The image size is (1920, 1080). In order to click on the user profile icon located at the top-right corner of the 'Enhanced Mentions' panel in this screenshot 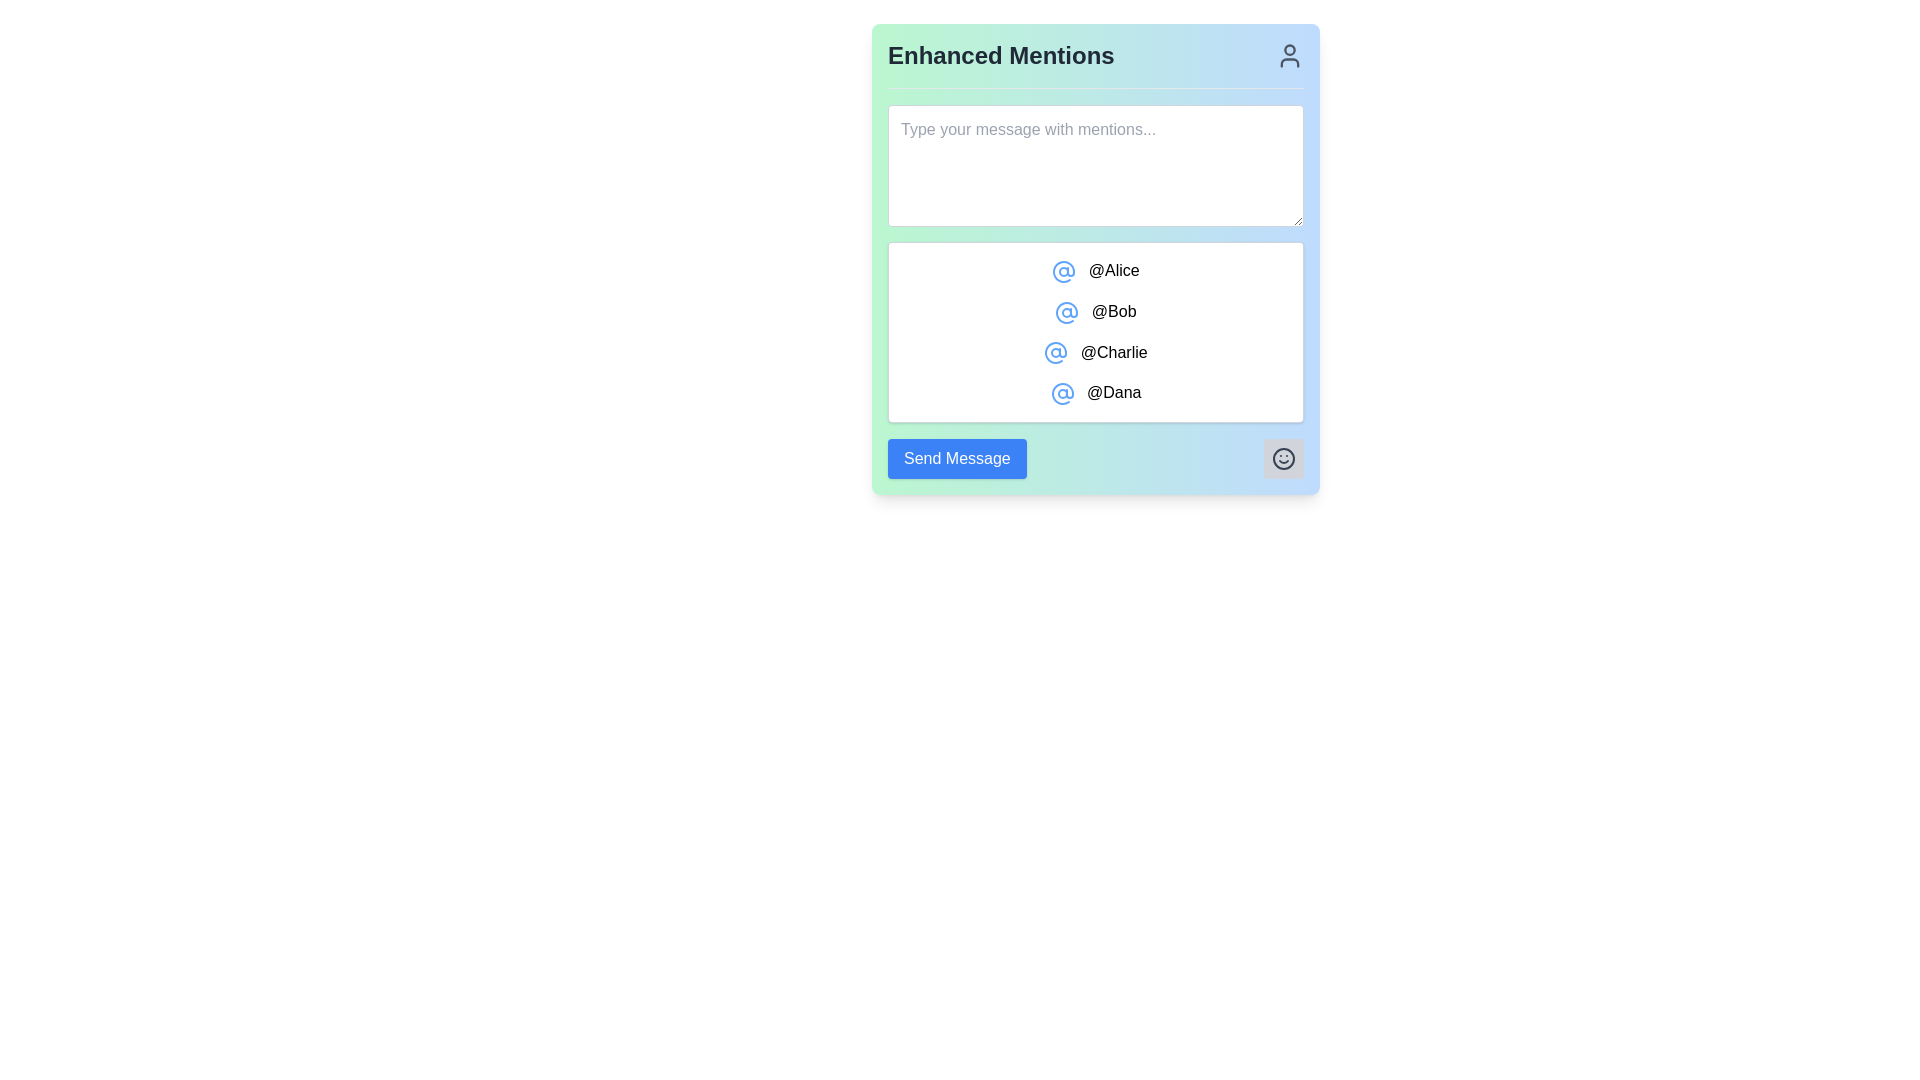, I will do `click(1290, 55)`.